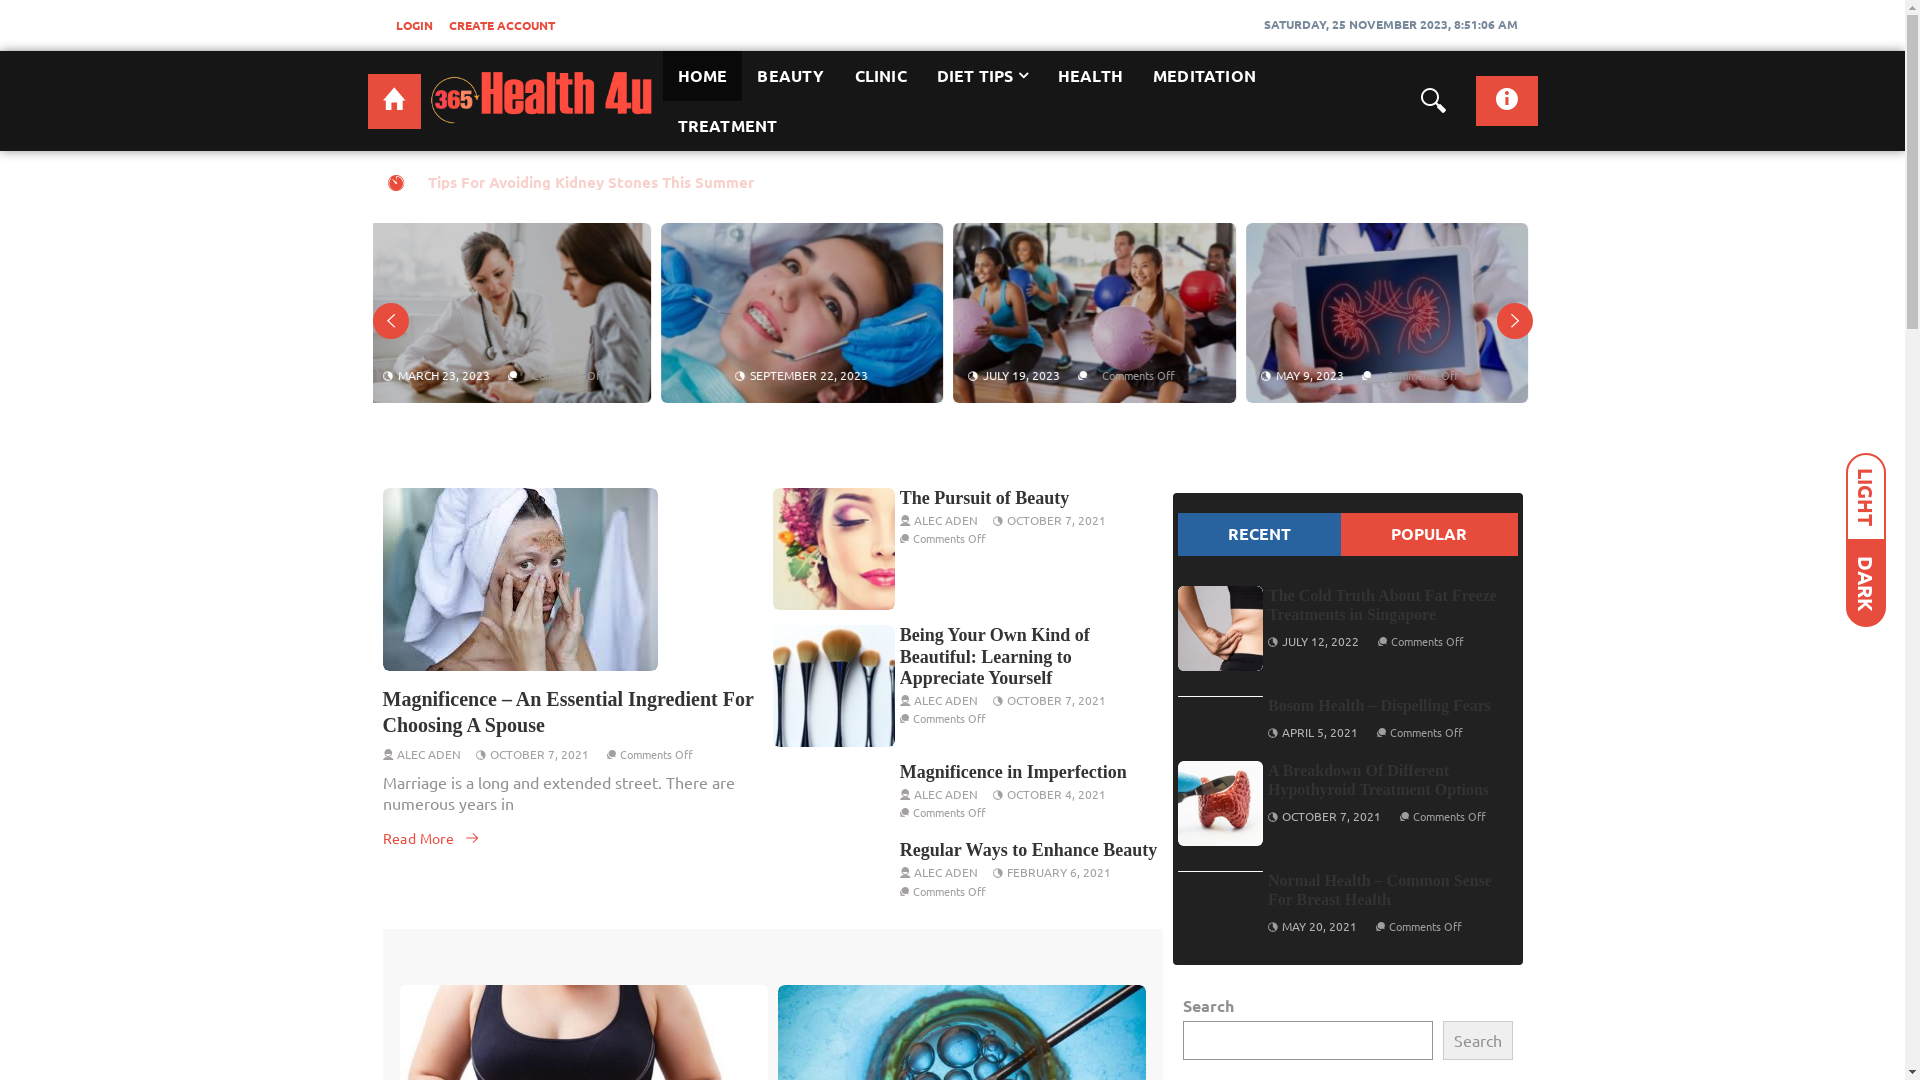 The height and width of the screenshot is (1080, 1920). What do you see at coordinates (1320, 732) in the screenshot?
I see `'APRIL 5, 2021'` at bounding box center [1320, 732].